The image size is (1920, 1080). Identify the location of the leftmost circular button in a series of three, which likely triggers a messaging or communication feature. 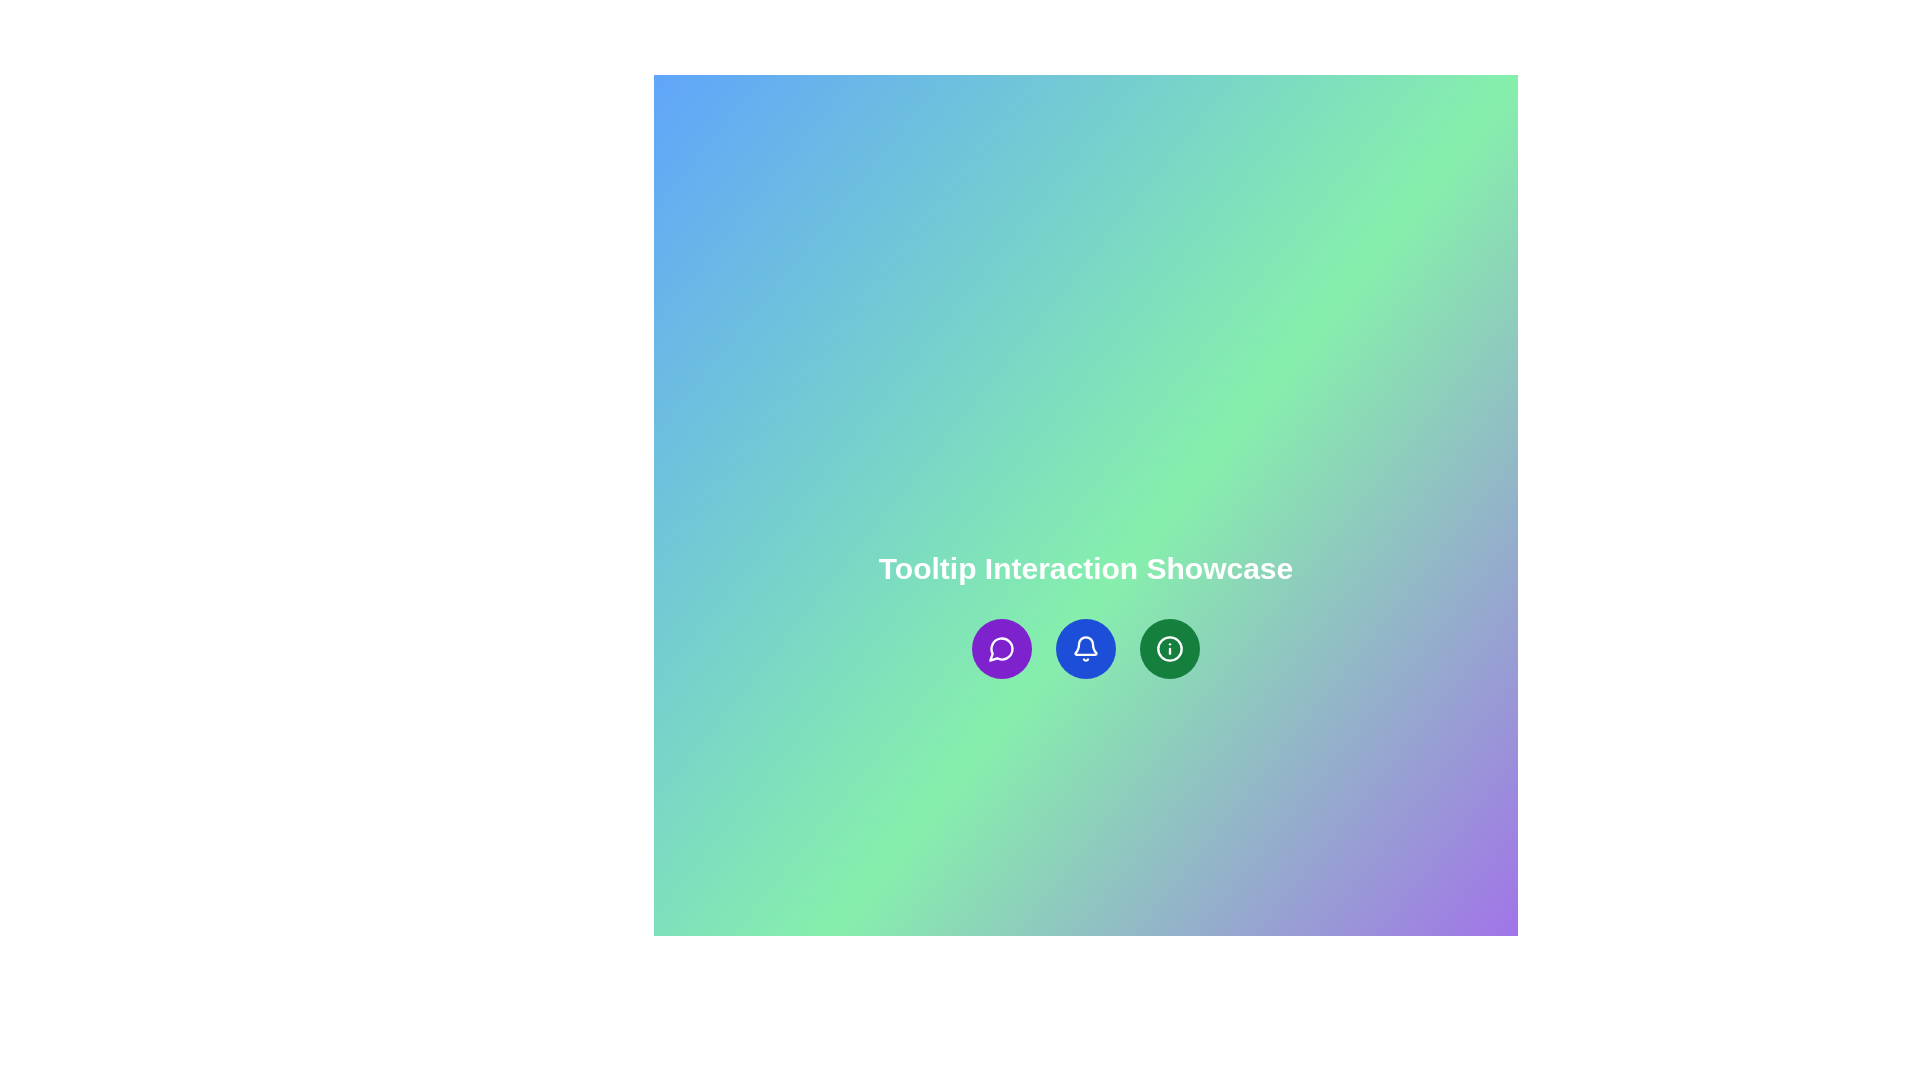
(1002, 648).